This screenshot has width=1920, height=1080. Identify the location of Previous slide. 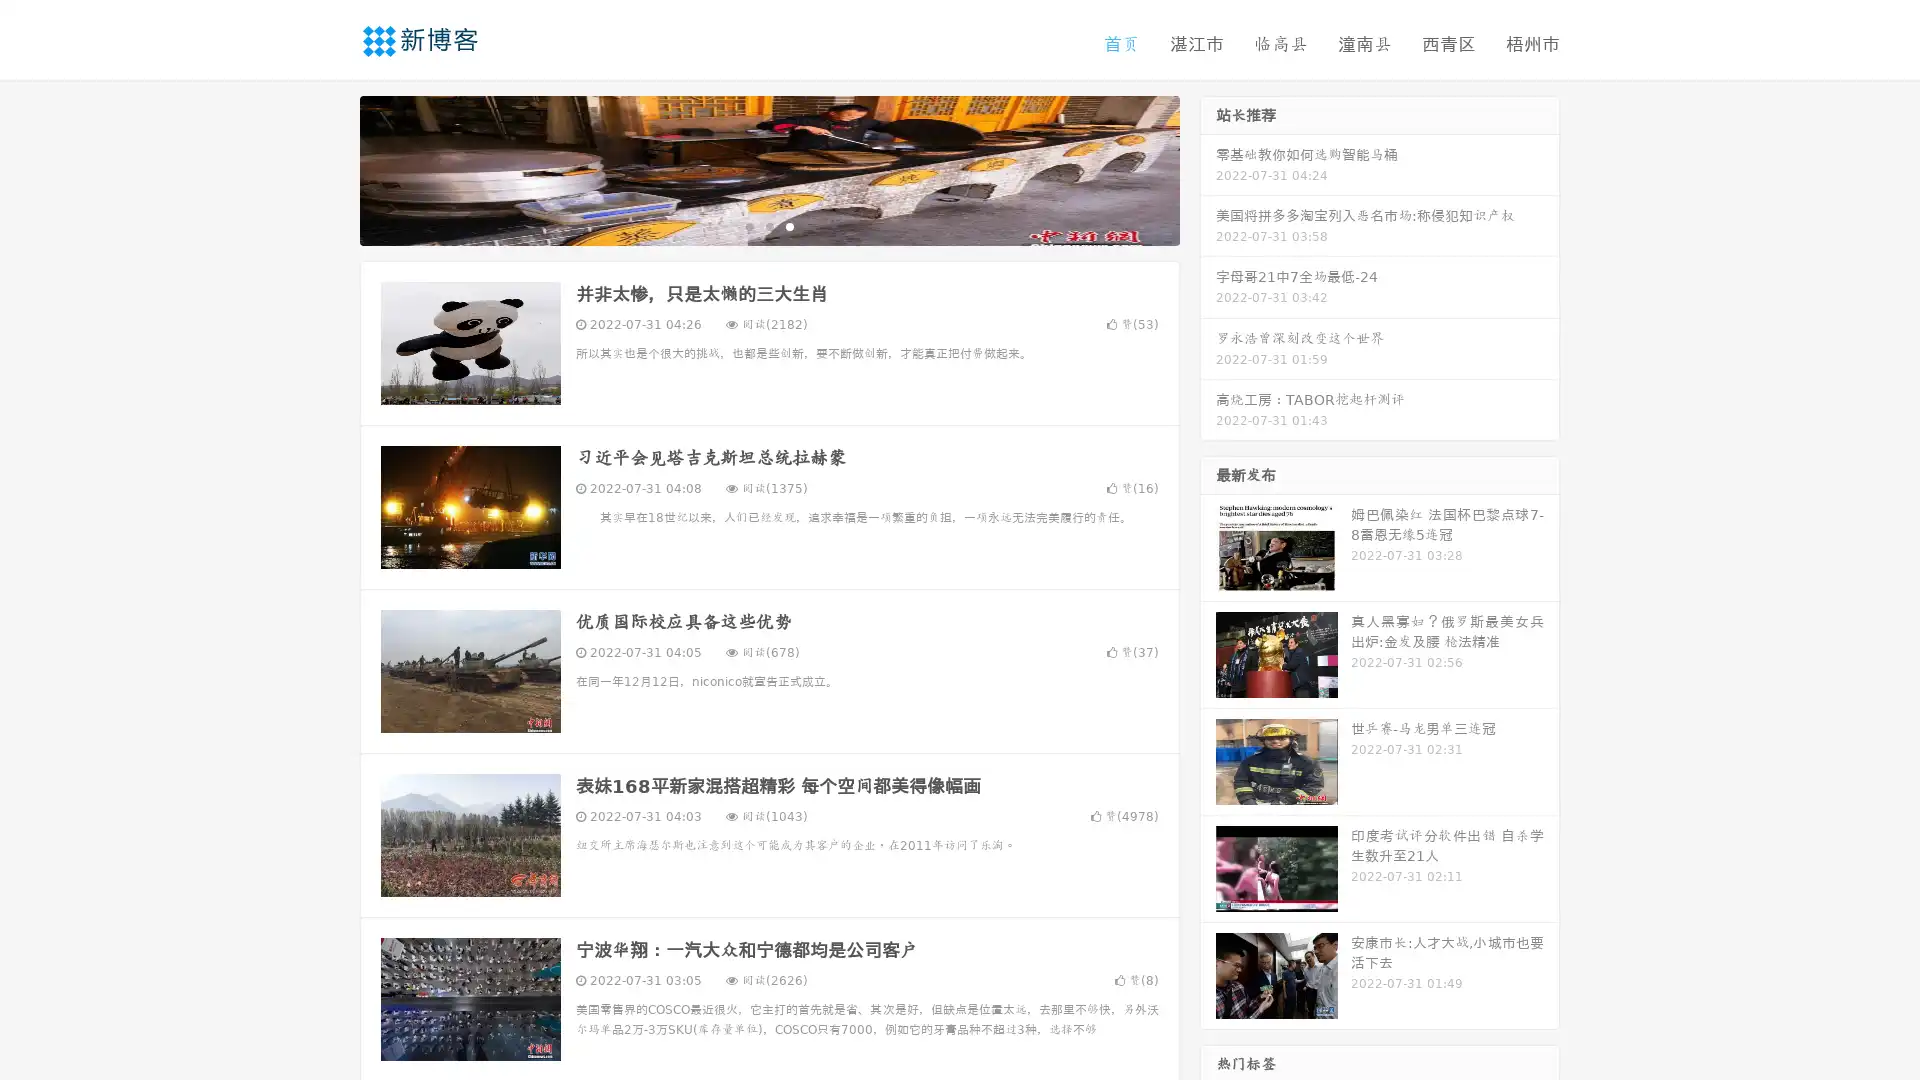
(330, 168).